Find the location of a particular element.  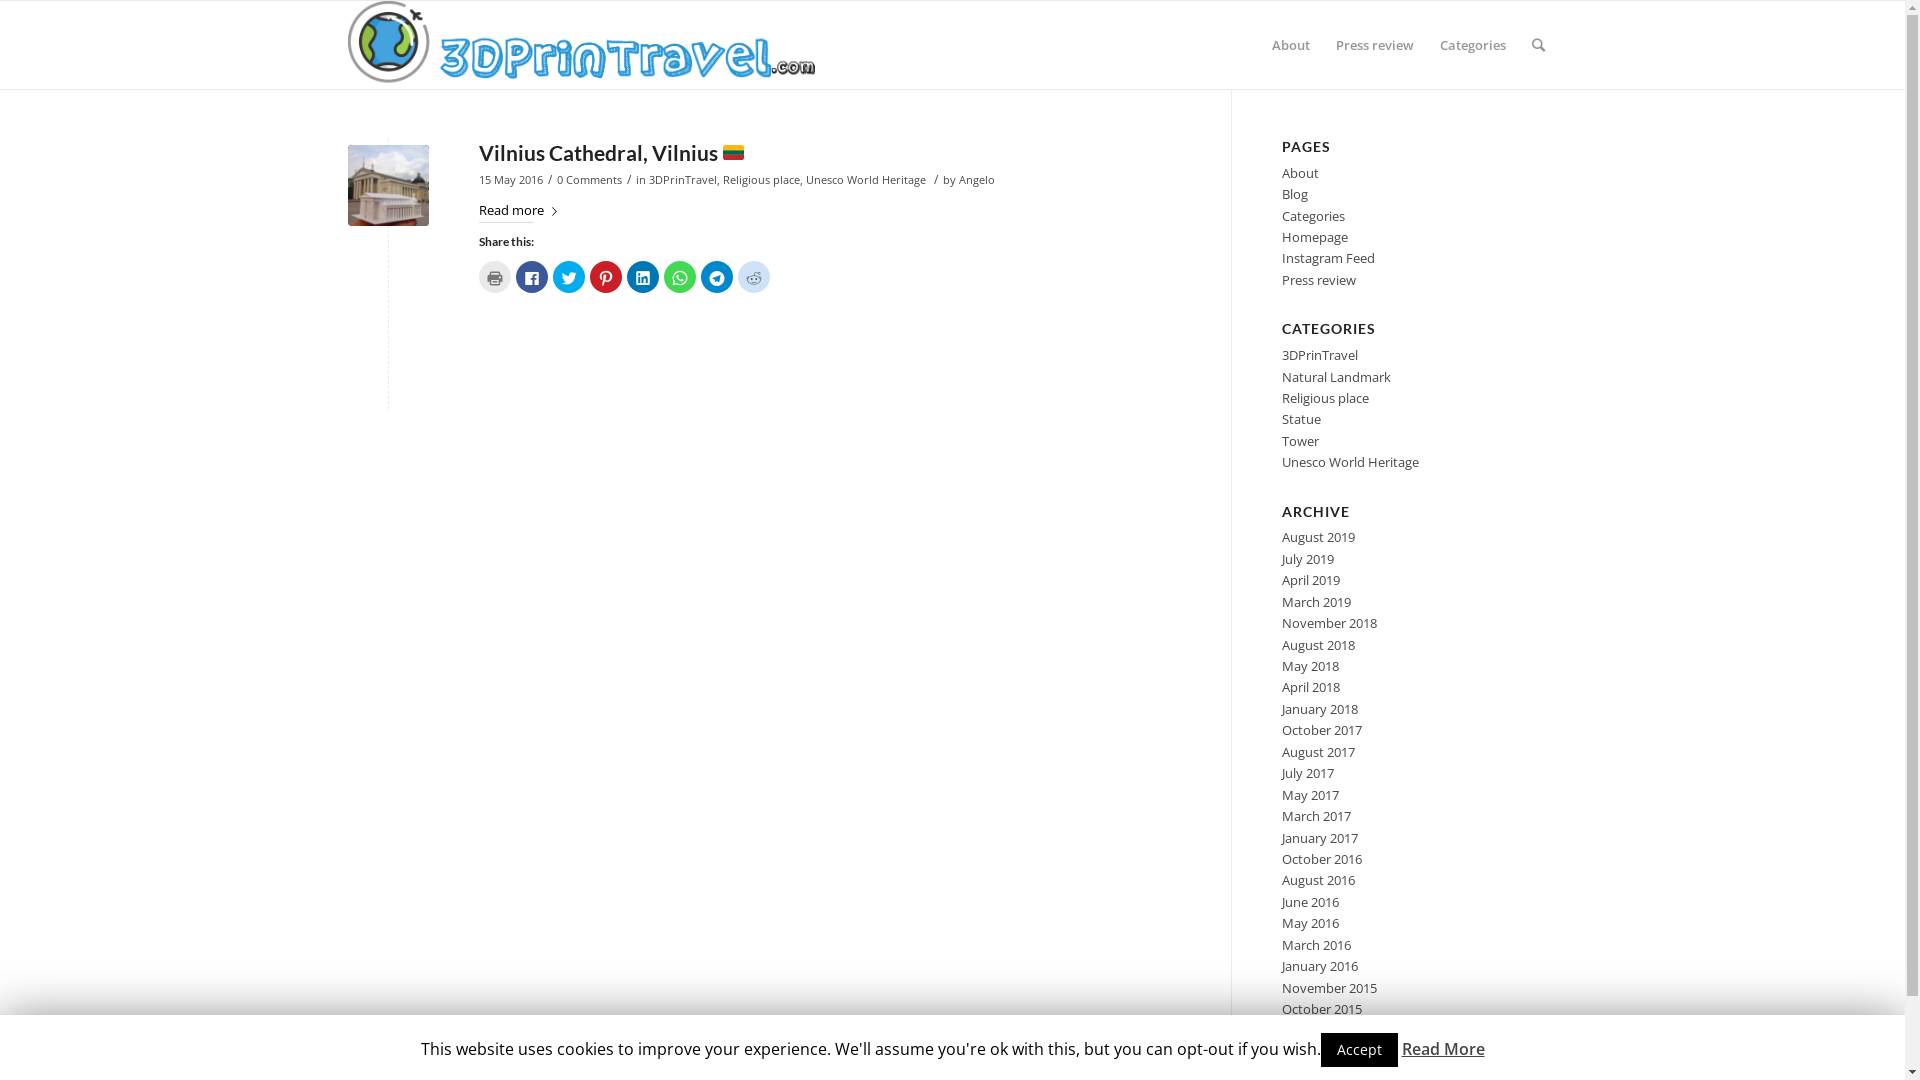

'April 2018' is located at coordinates (1310, 685).